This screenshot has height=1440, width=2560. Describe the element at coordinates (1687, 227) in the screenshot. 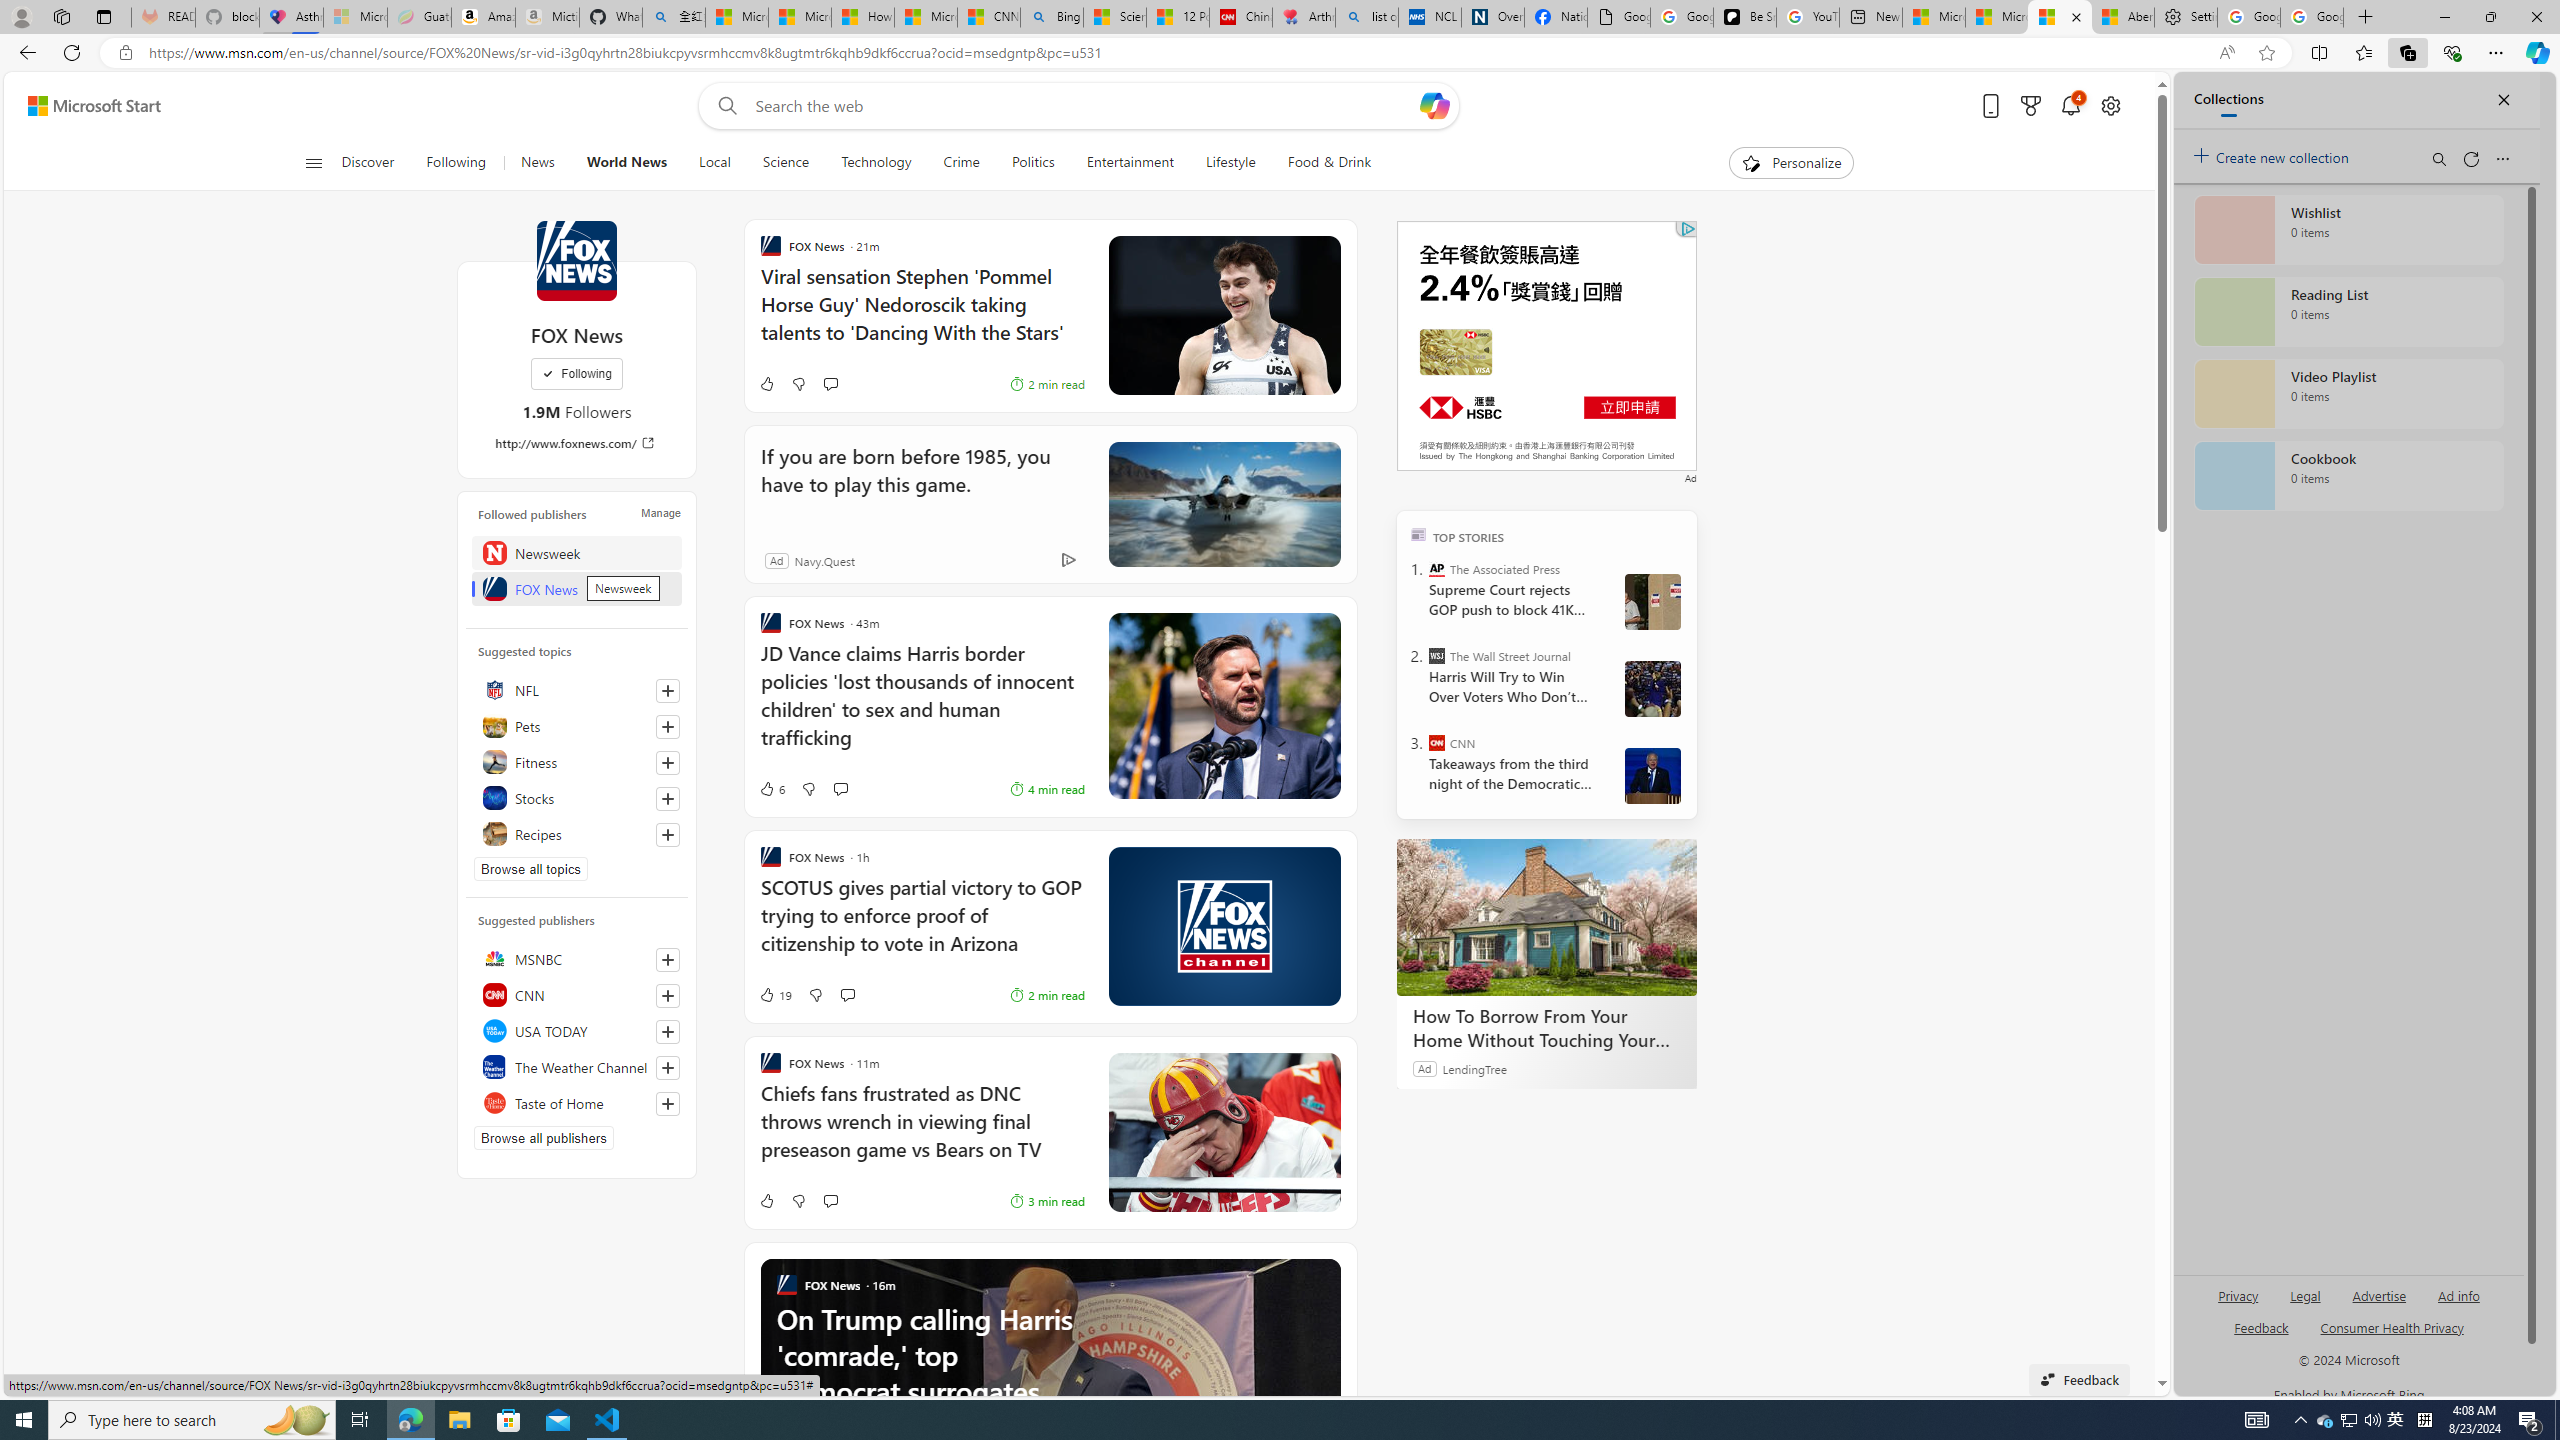

I see `'Class: qc-adchoices-link top-right '` at that location.